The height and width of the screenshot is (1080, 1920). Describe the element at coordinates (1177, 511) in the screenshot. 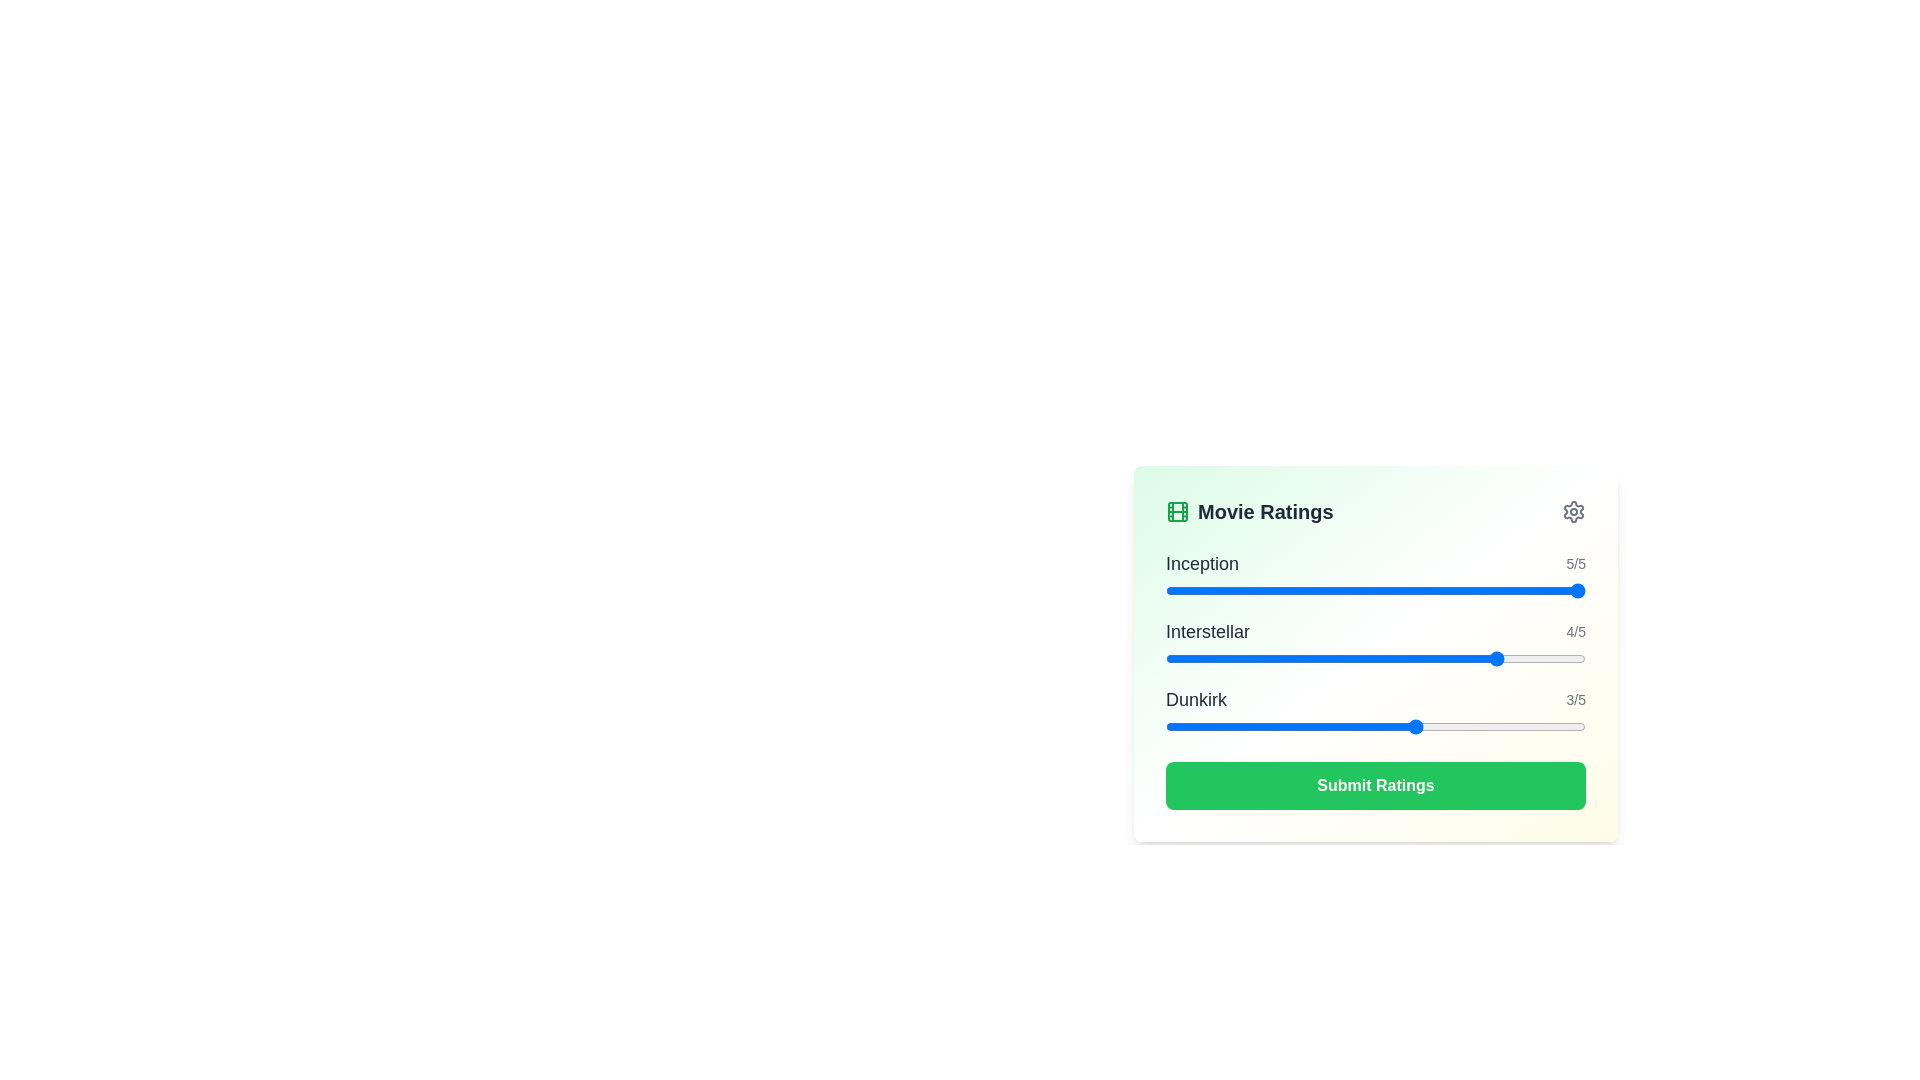

I see `the film reel icon with a green border located to the left of the 'Movie Ratings' title in the header section` at that location.